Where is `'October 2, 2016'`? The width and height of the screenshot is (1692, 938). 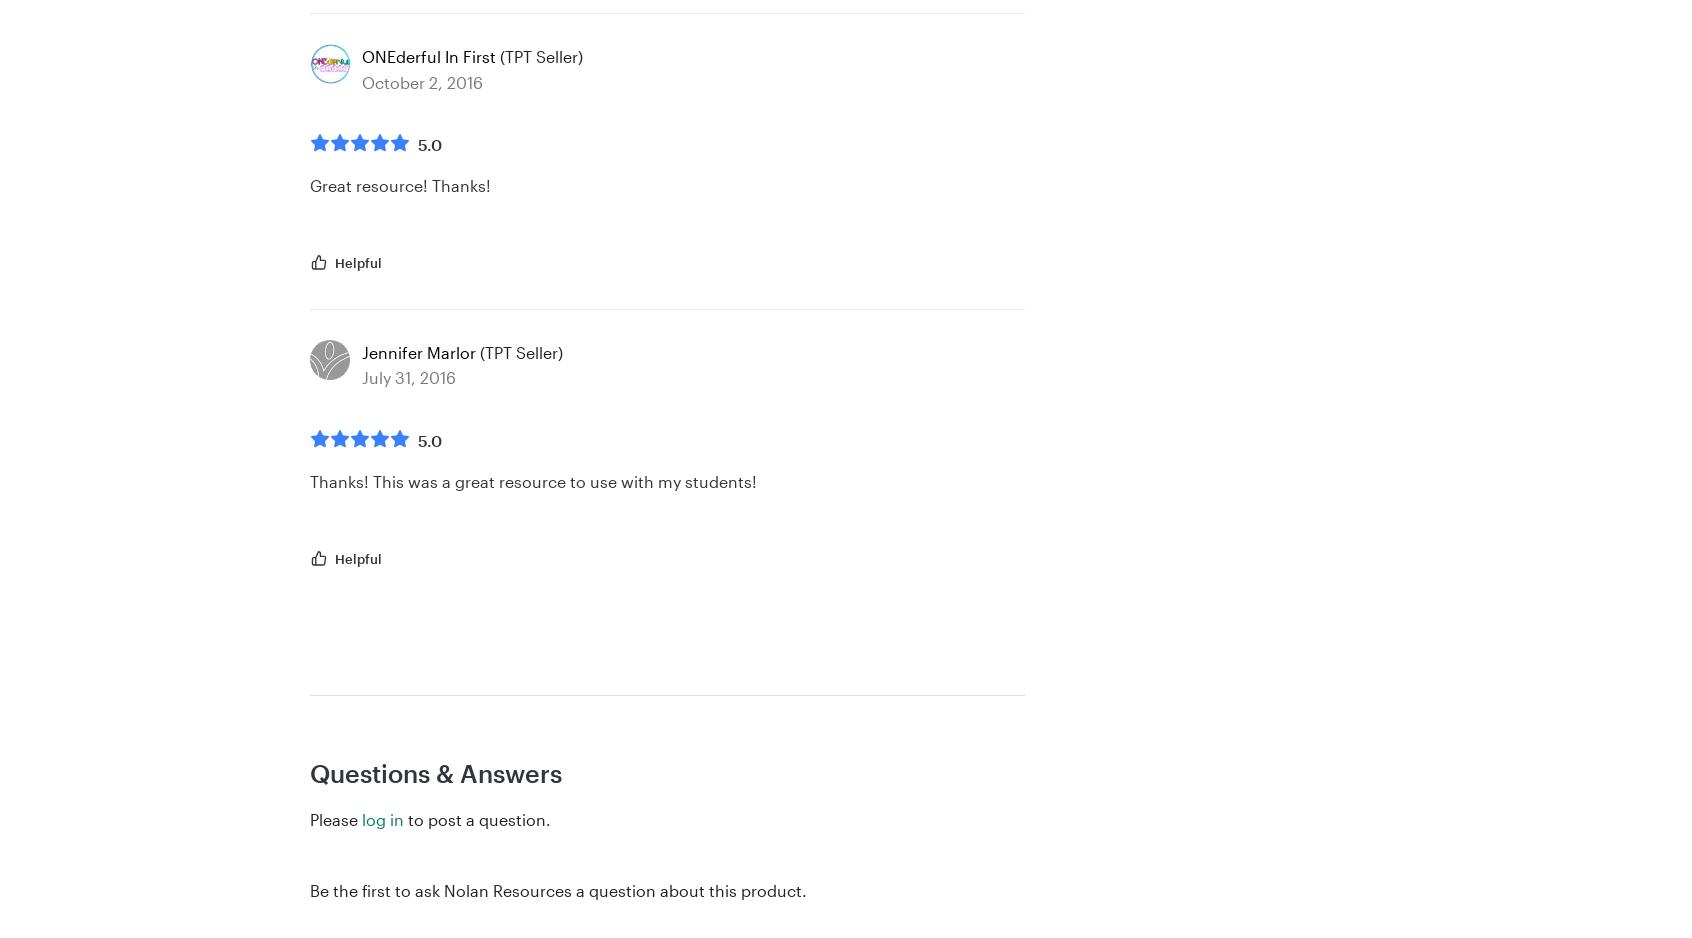
'October 2, 2016' is located at coordinates (422, 81).